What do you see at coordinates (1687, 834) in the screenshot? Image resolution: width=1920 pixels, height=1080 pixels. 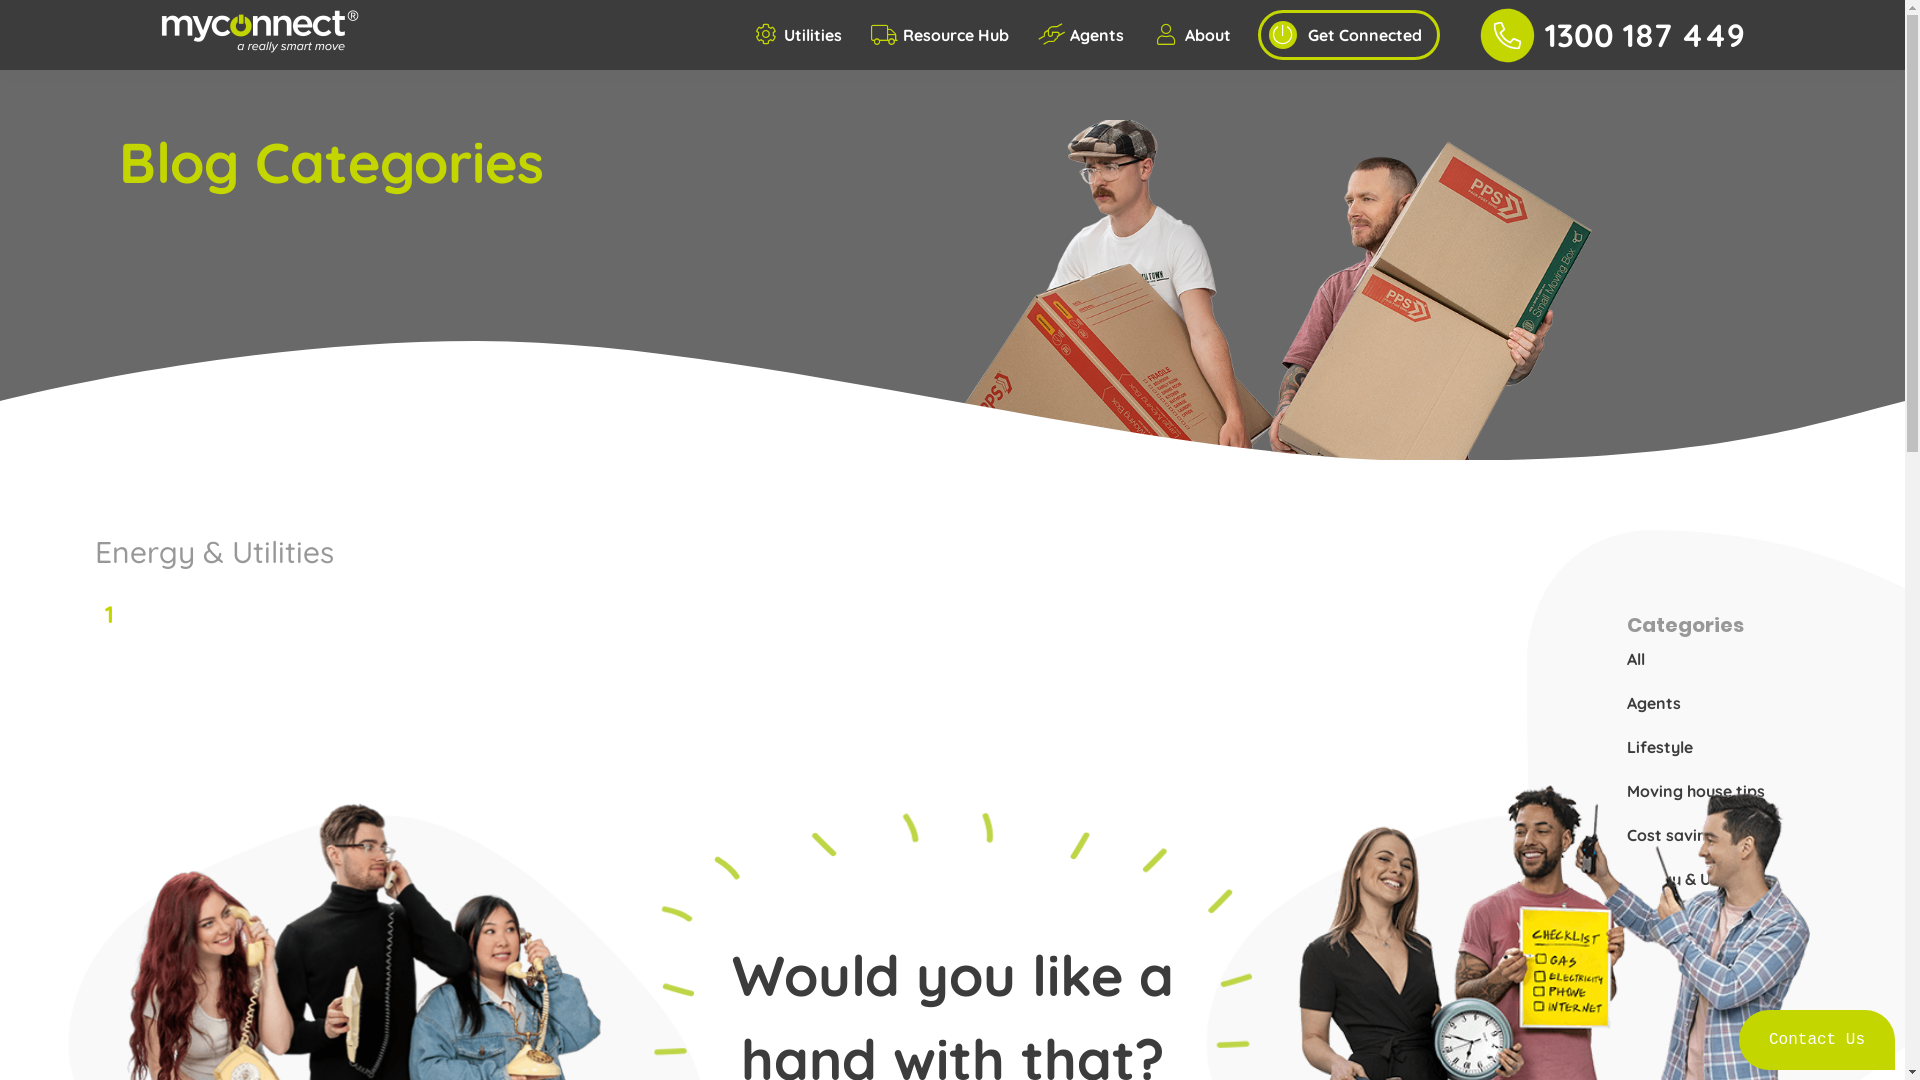 I see `'Cost saving tips'` at bounding box center [1687, 834].